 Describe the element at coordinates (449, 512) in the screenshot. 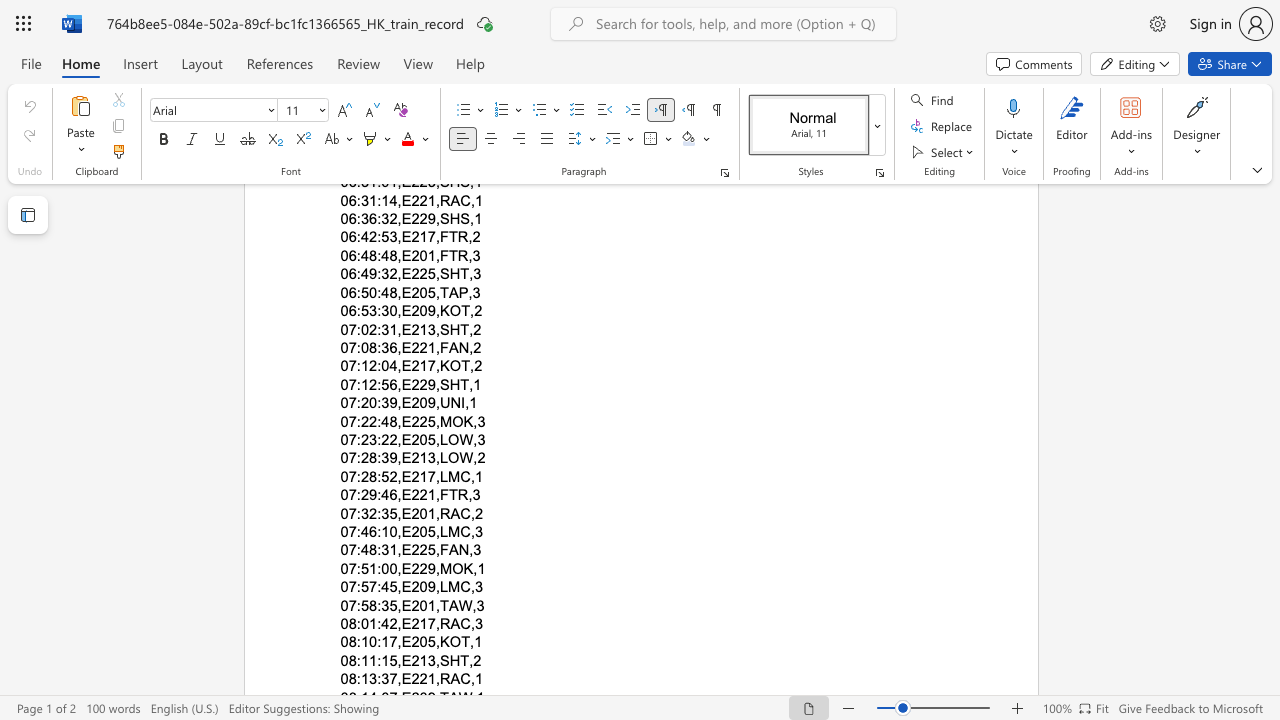

I see `the space between the continuous character "R" and "A" in the text` at that location.